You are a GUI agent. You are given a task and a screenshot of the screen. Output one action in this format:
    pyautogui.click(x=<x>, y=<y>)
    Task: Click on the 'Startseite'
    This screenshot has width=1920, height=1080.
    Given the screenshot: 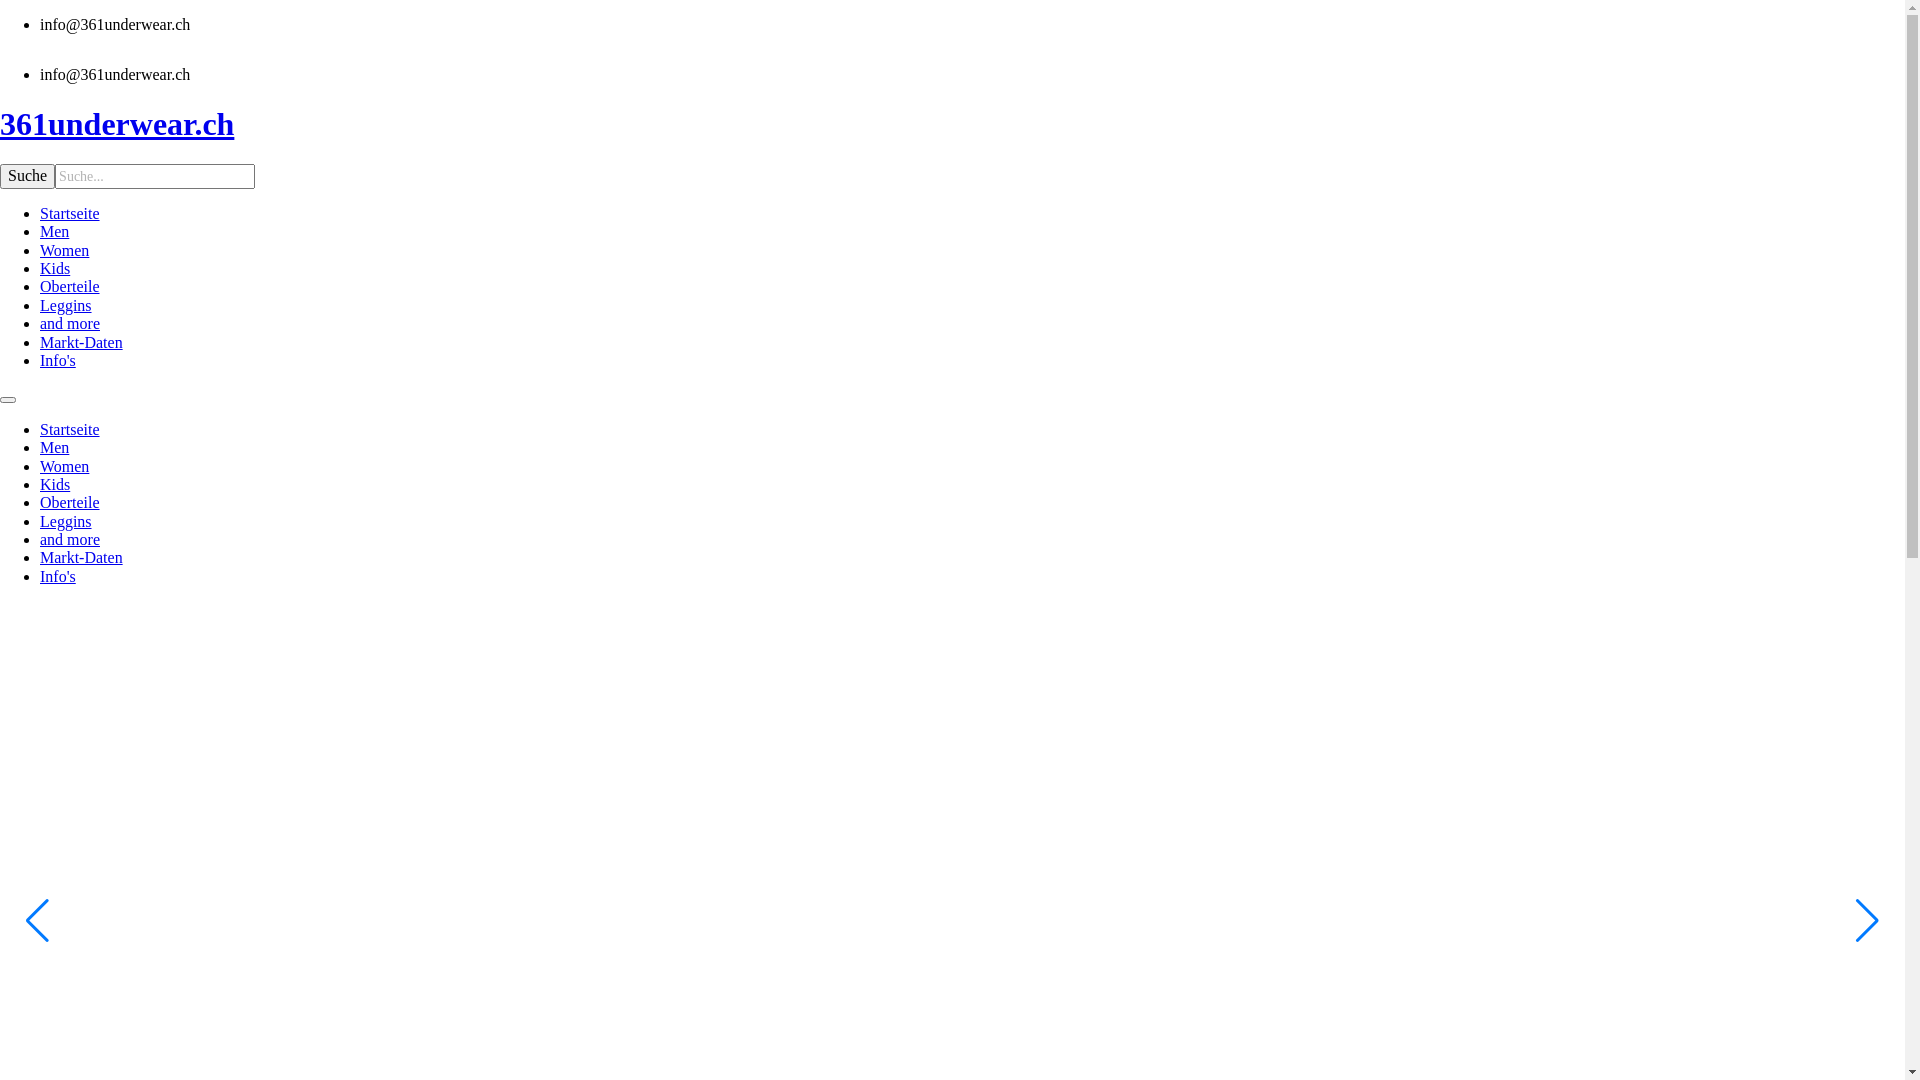 What is the action you would take?
    pyautogui.click(x=70, y=428)
    